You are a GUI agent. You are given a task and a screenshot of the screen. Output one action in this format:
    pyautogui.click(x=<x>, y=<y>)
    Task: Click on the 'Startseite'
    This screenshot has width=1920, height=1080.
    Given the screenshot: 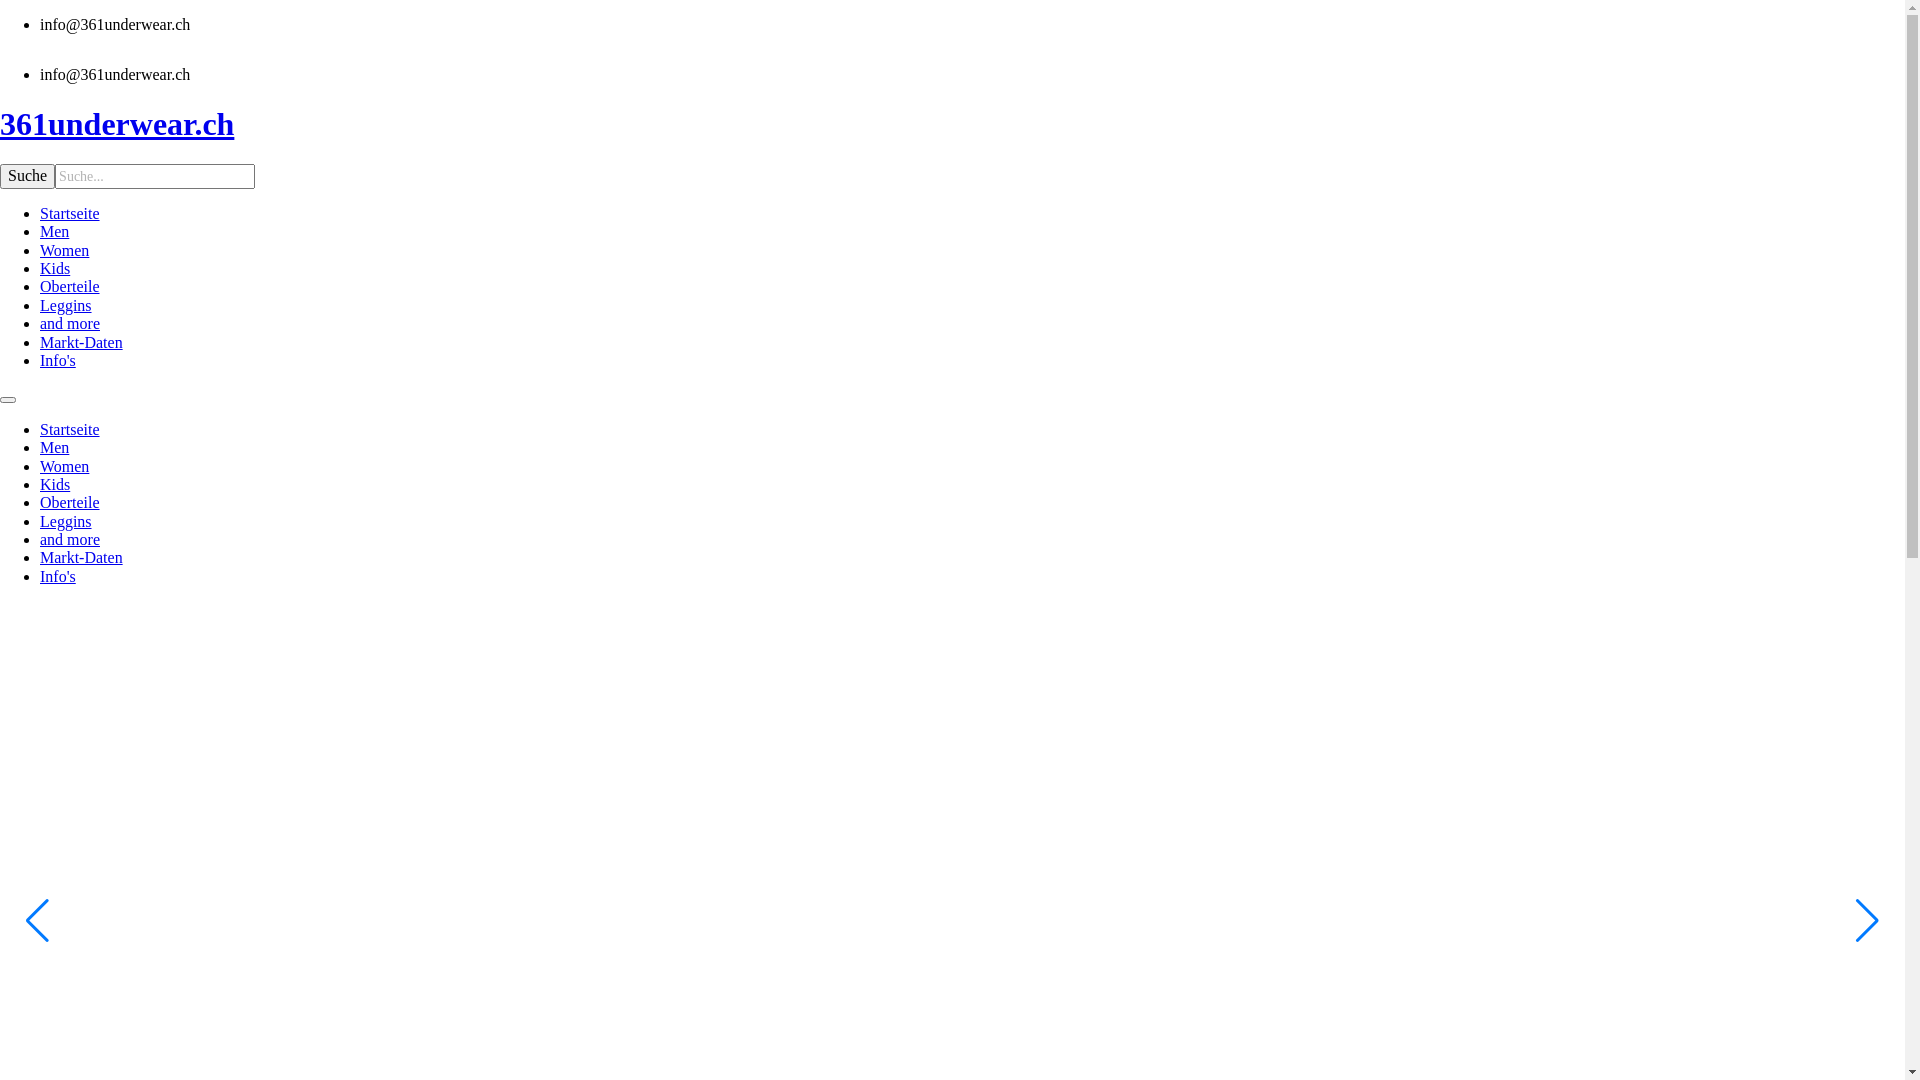 What is the action you would take?
    pyautogui.click(x=70, y=428)
    